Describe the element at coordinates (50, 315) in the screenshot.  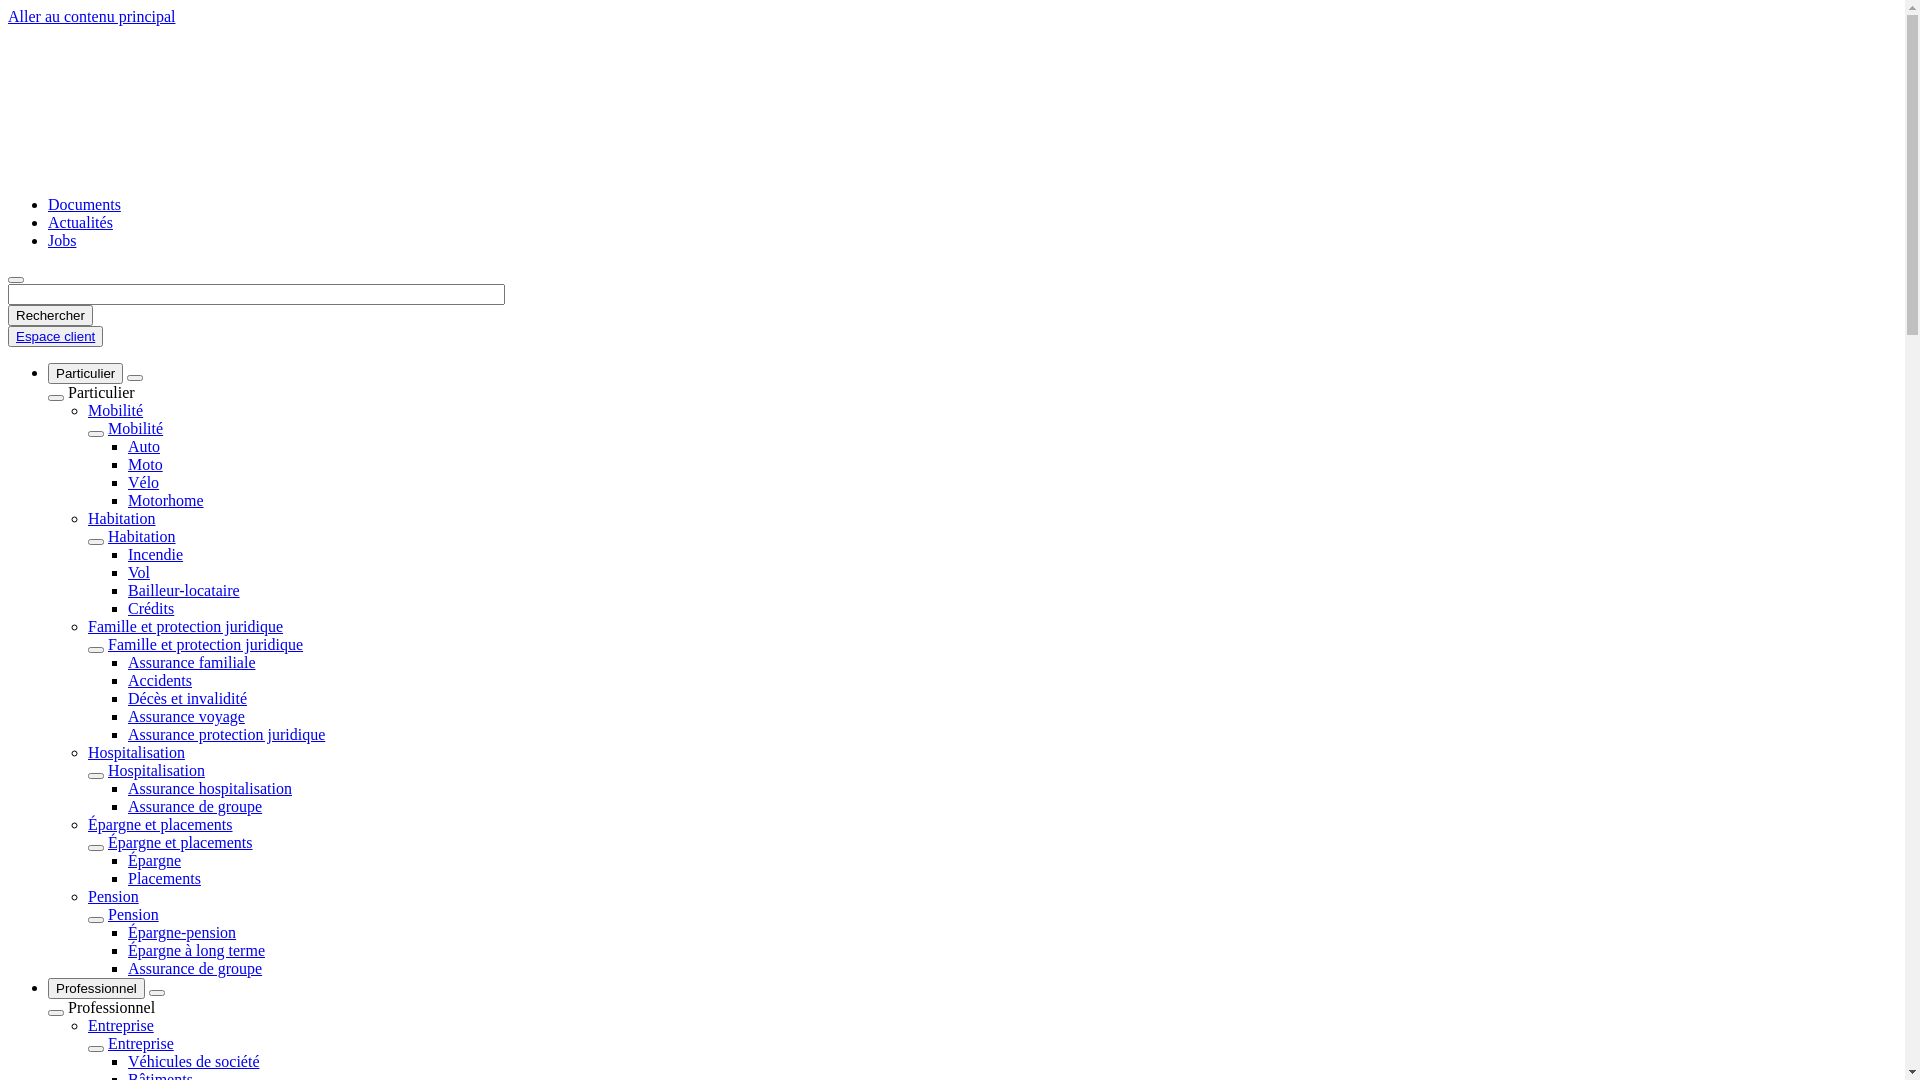
I see `'Rechercher'` at that location.